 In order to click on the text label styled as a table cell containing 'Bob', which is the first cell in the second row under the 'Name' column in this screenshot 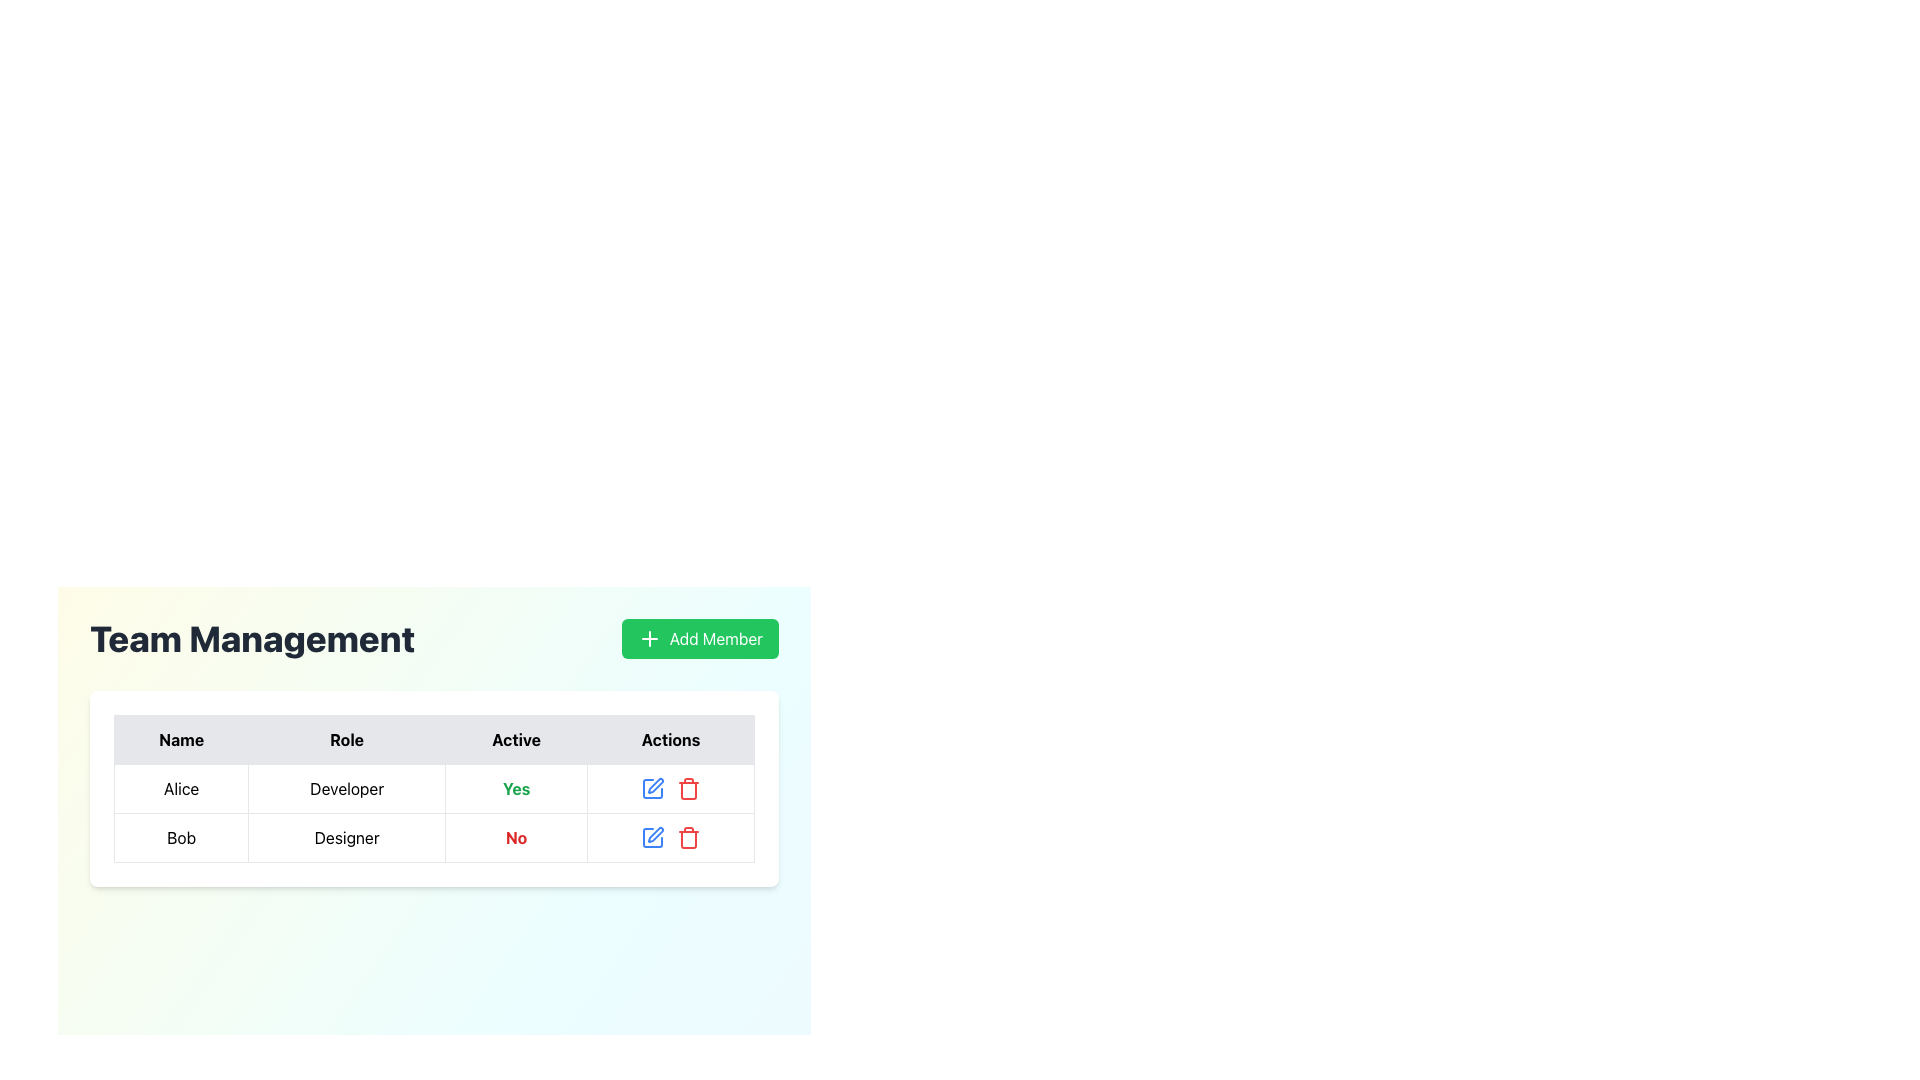, I will do `click(181, 837)`.